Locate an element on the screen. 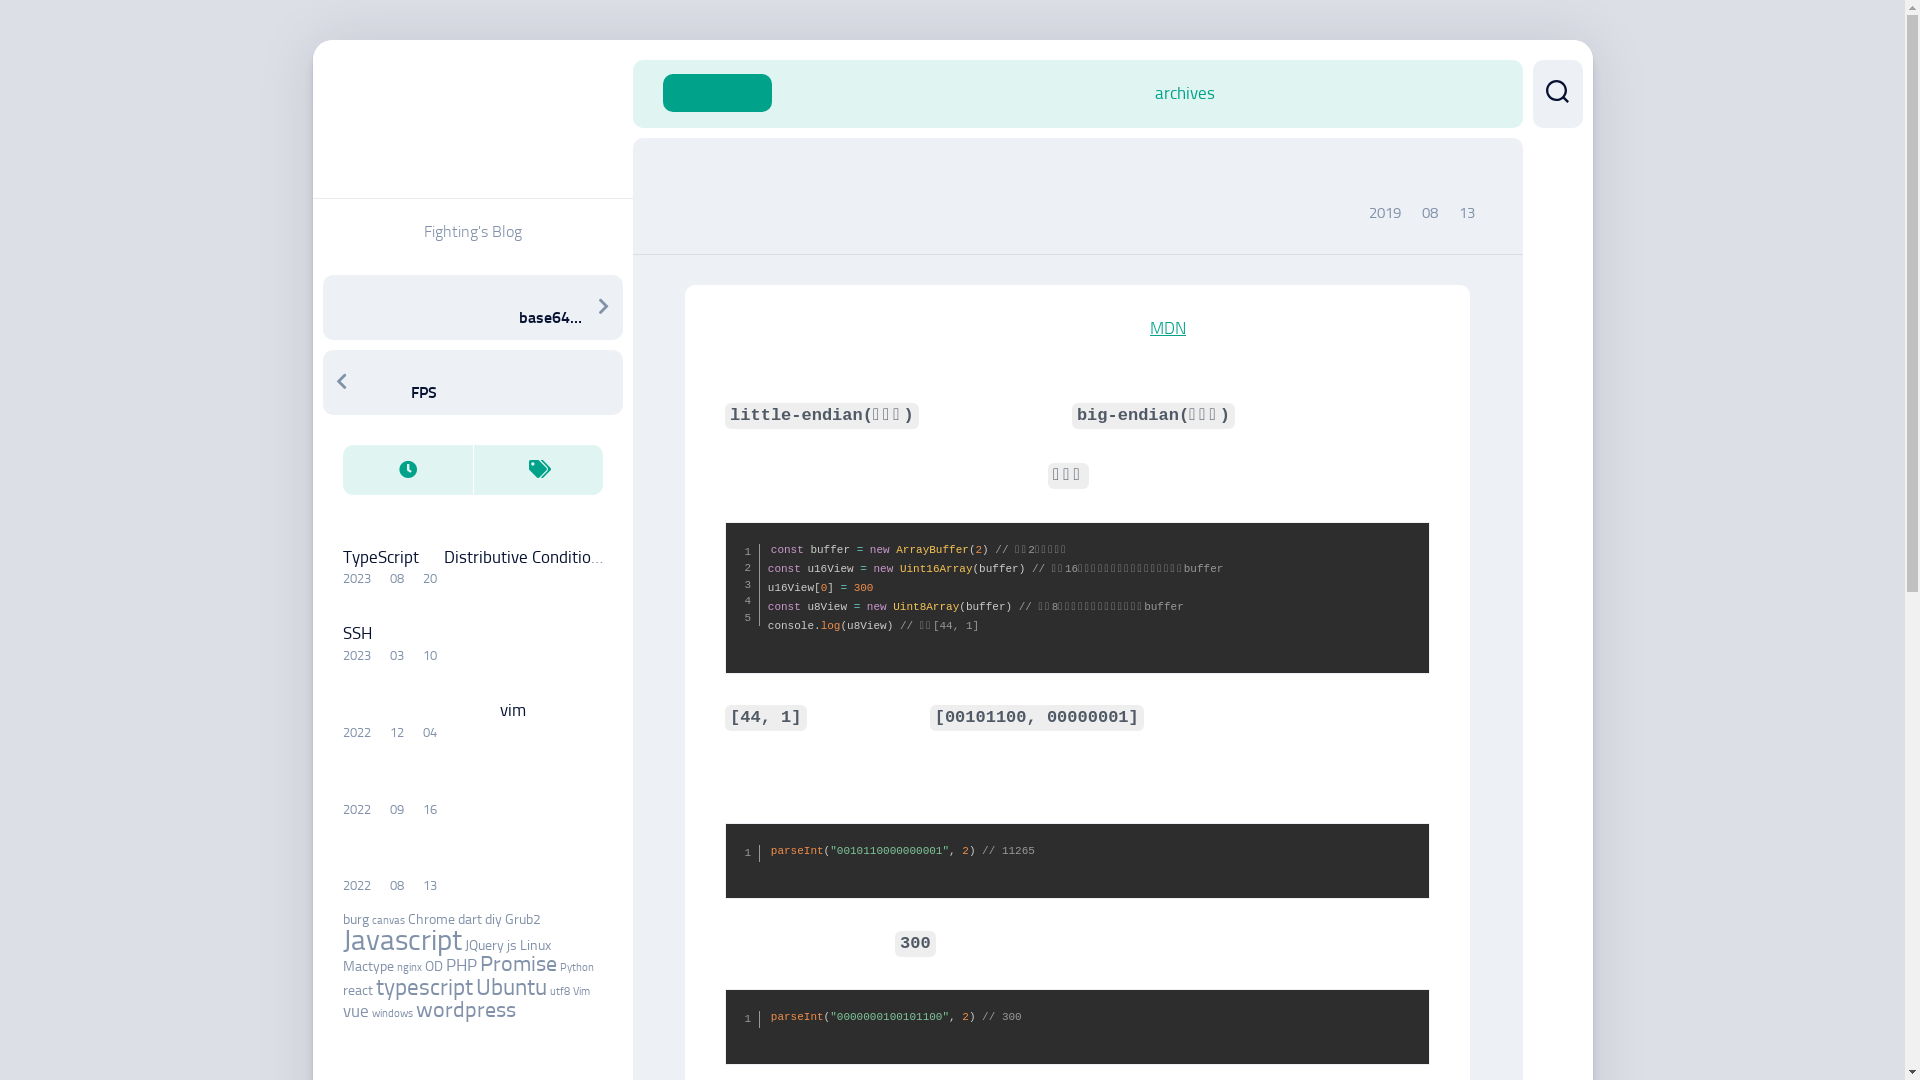 Image resolution: width=1920 pixels, height=1080 pixels. 'utf8' is located at coordinates (560, 991).